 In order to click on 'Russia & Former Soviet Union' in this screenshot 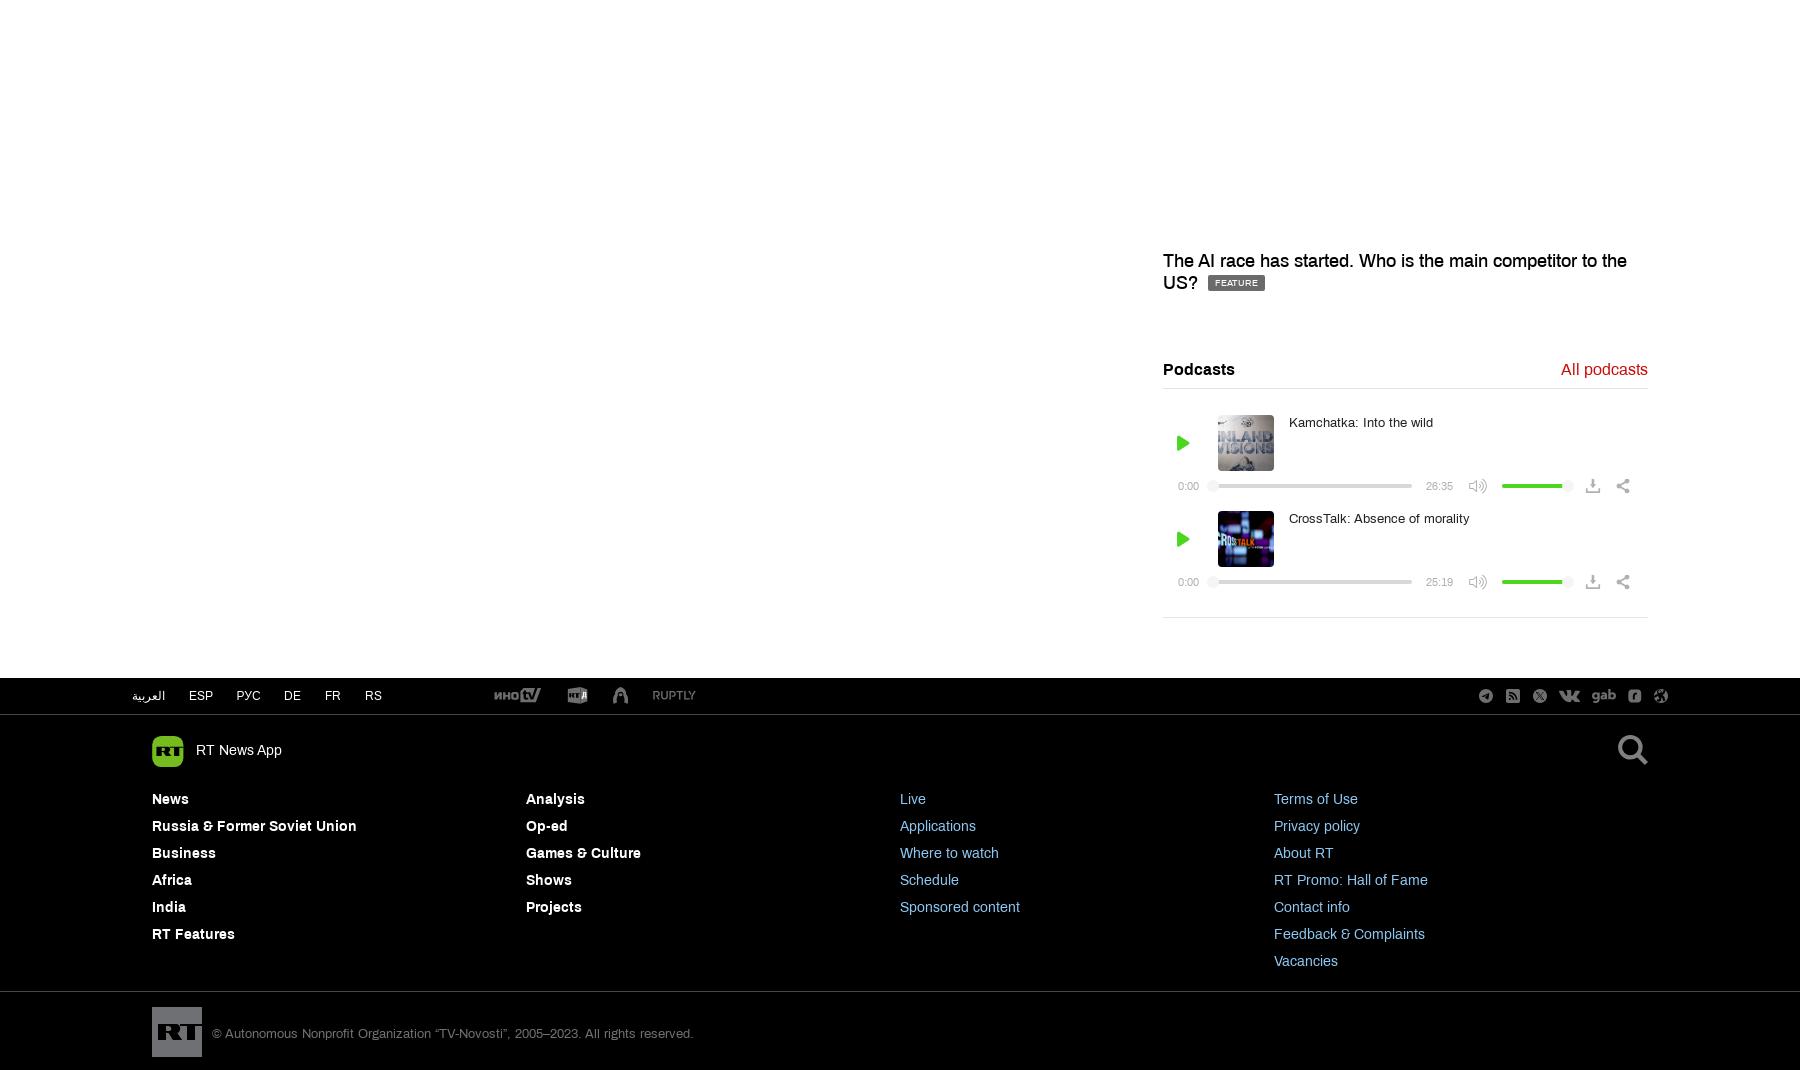, I will do `click(253, 826)`.